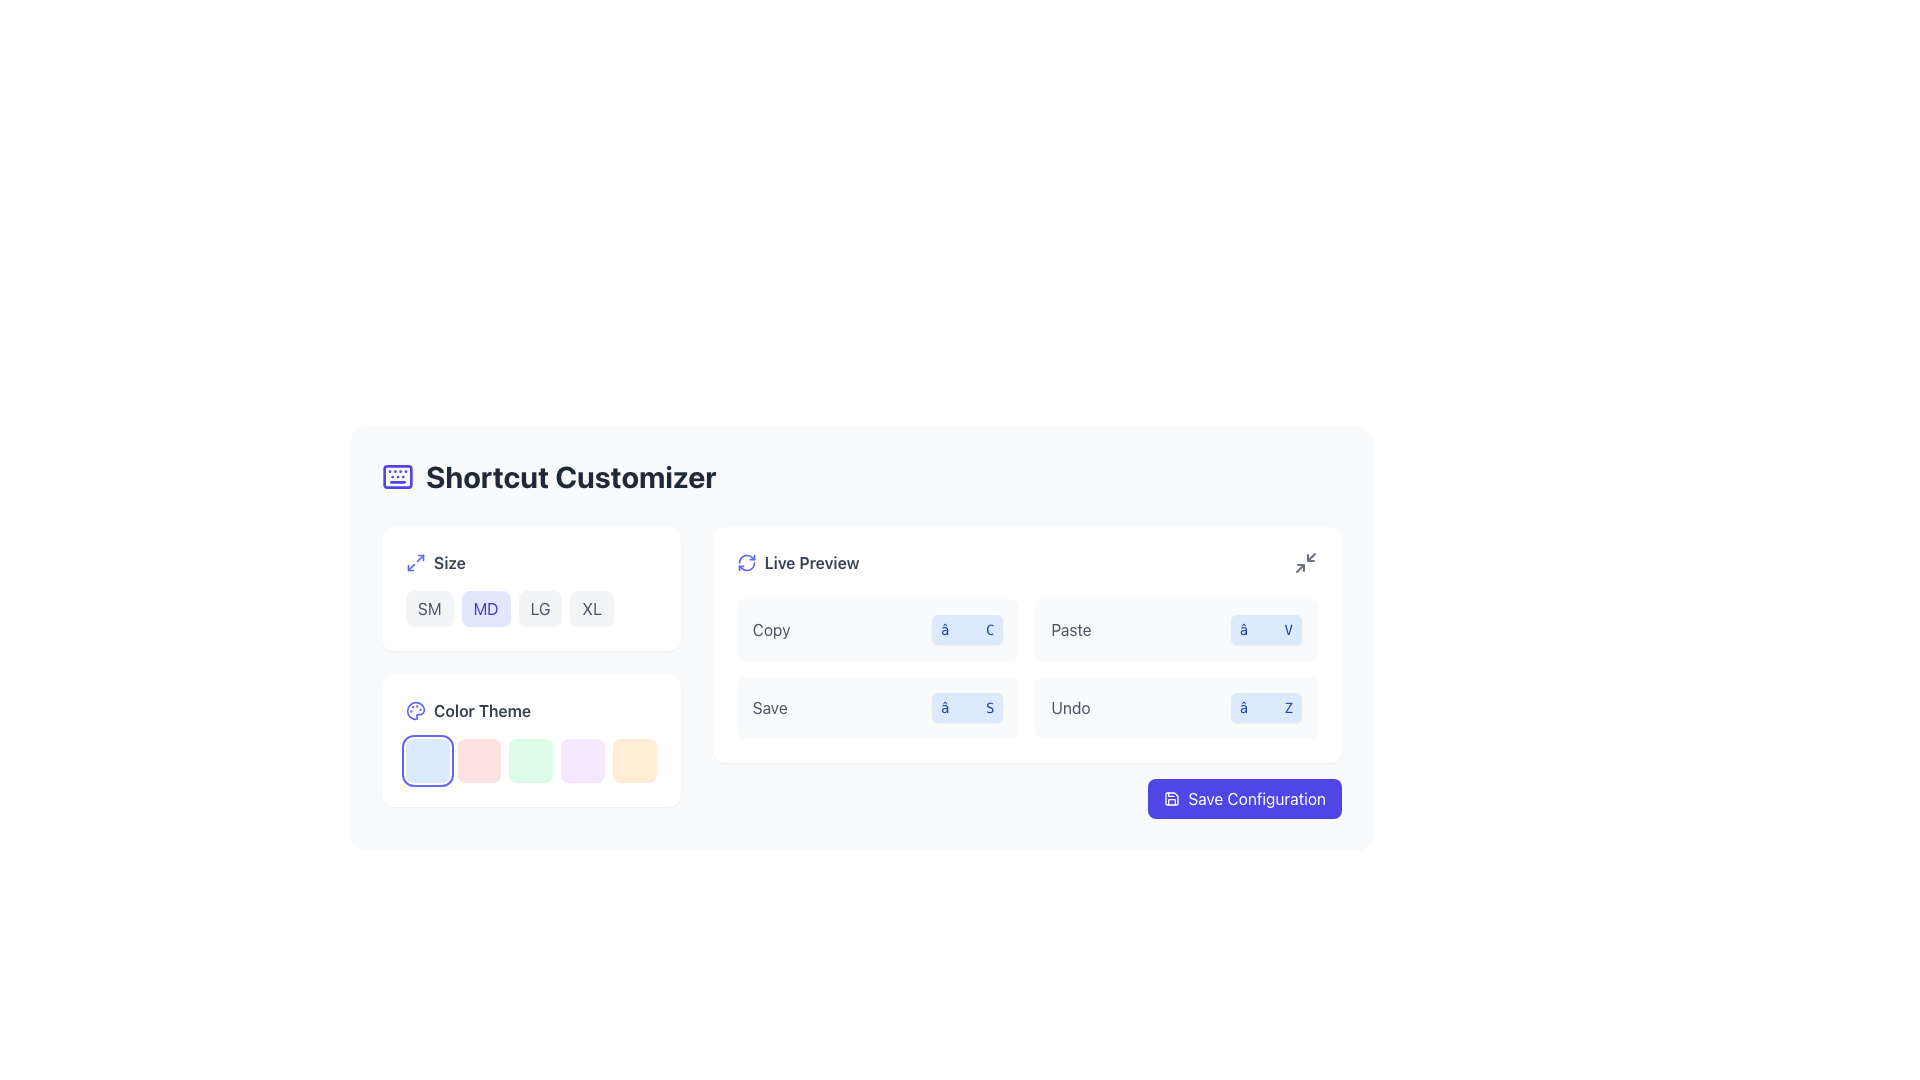 Image resolution: width=1920 pixels, height=1080 pixels. Describe the element at coordinates (531, 760) in the screenshot. I see `the third button from the left in the 'Color Theme' row of the 'Shortcut Customizer'` at that location.